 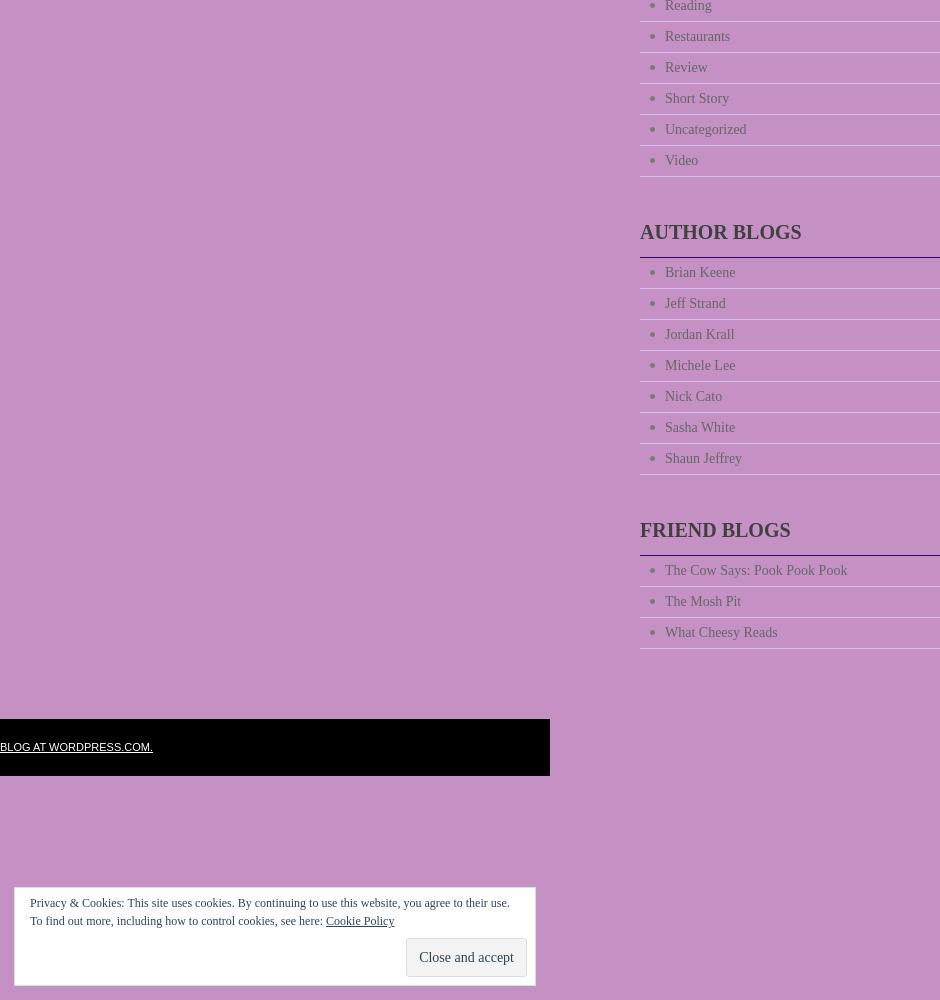 I want to click on 'To find out more, including how to control cookies, see here:', so click(x=29, y=921).